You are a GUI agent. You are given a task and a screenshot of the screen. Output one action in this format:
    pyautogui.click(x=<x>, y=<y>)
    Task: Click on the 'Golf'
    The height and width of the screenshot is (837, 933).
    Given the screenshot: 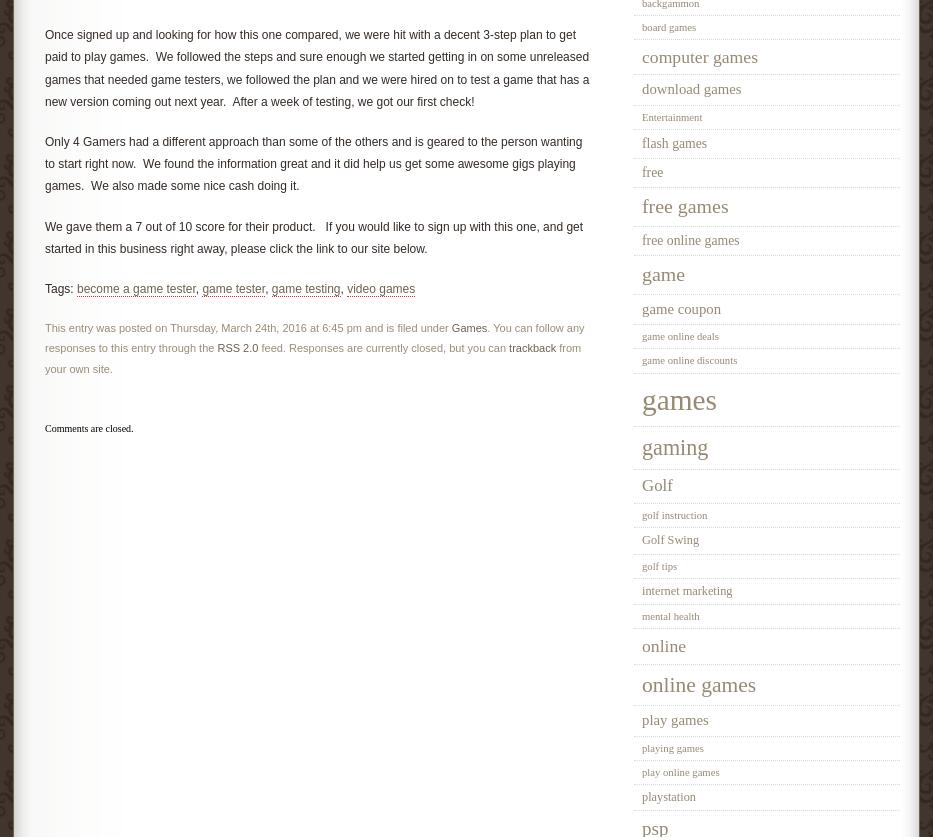 What is the action you would take?
    pyautogui.click(x=656, y=483)
    